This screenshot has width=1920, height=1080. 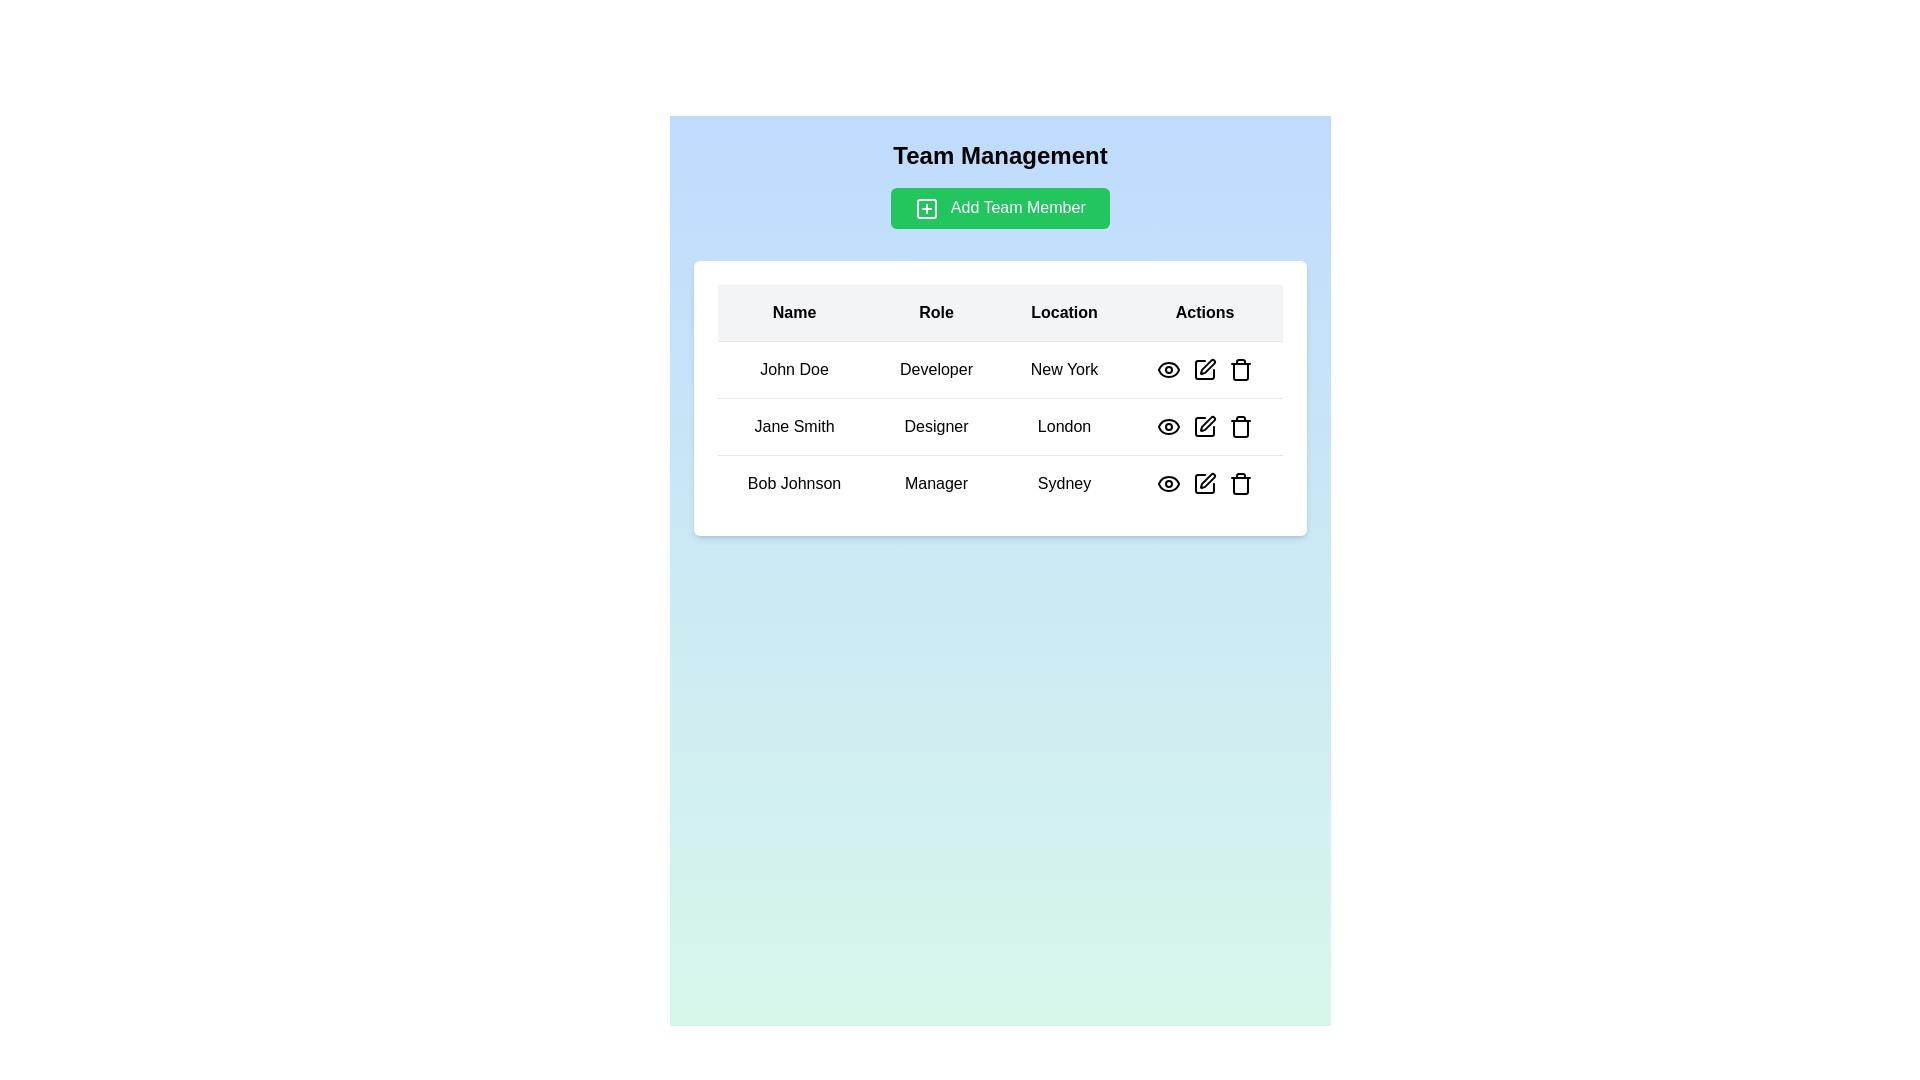 I want to click on the 'view' button located in the second row of the 'Actions' column for the entry associated with 'Jane Smith', so click(x=1169, y=425).